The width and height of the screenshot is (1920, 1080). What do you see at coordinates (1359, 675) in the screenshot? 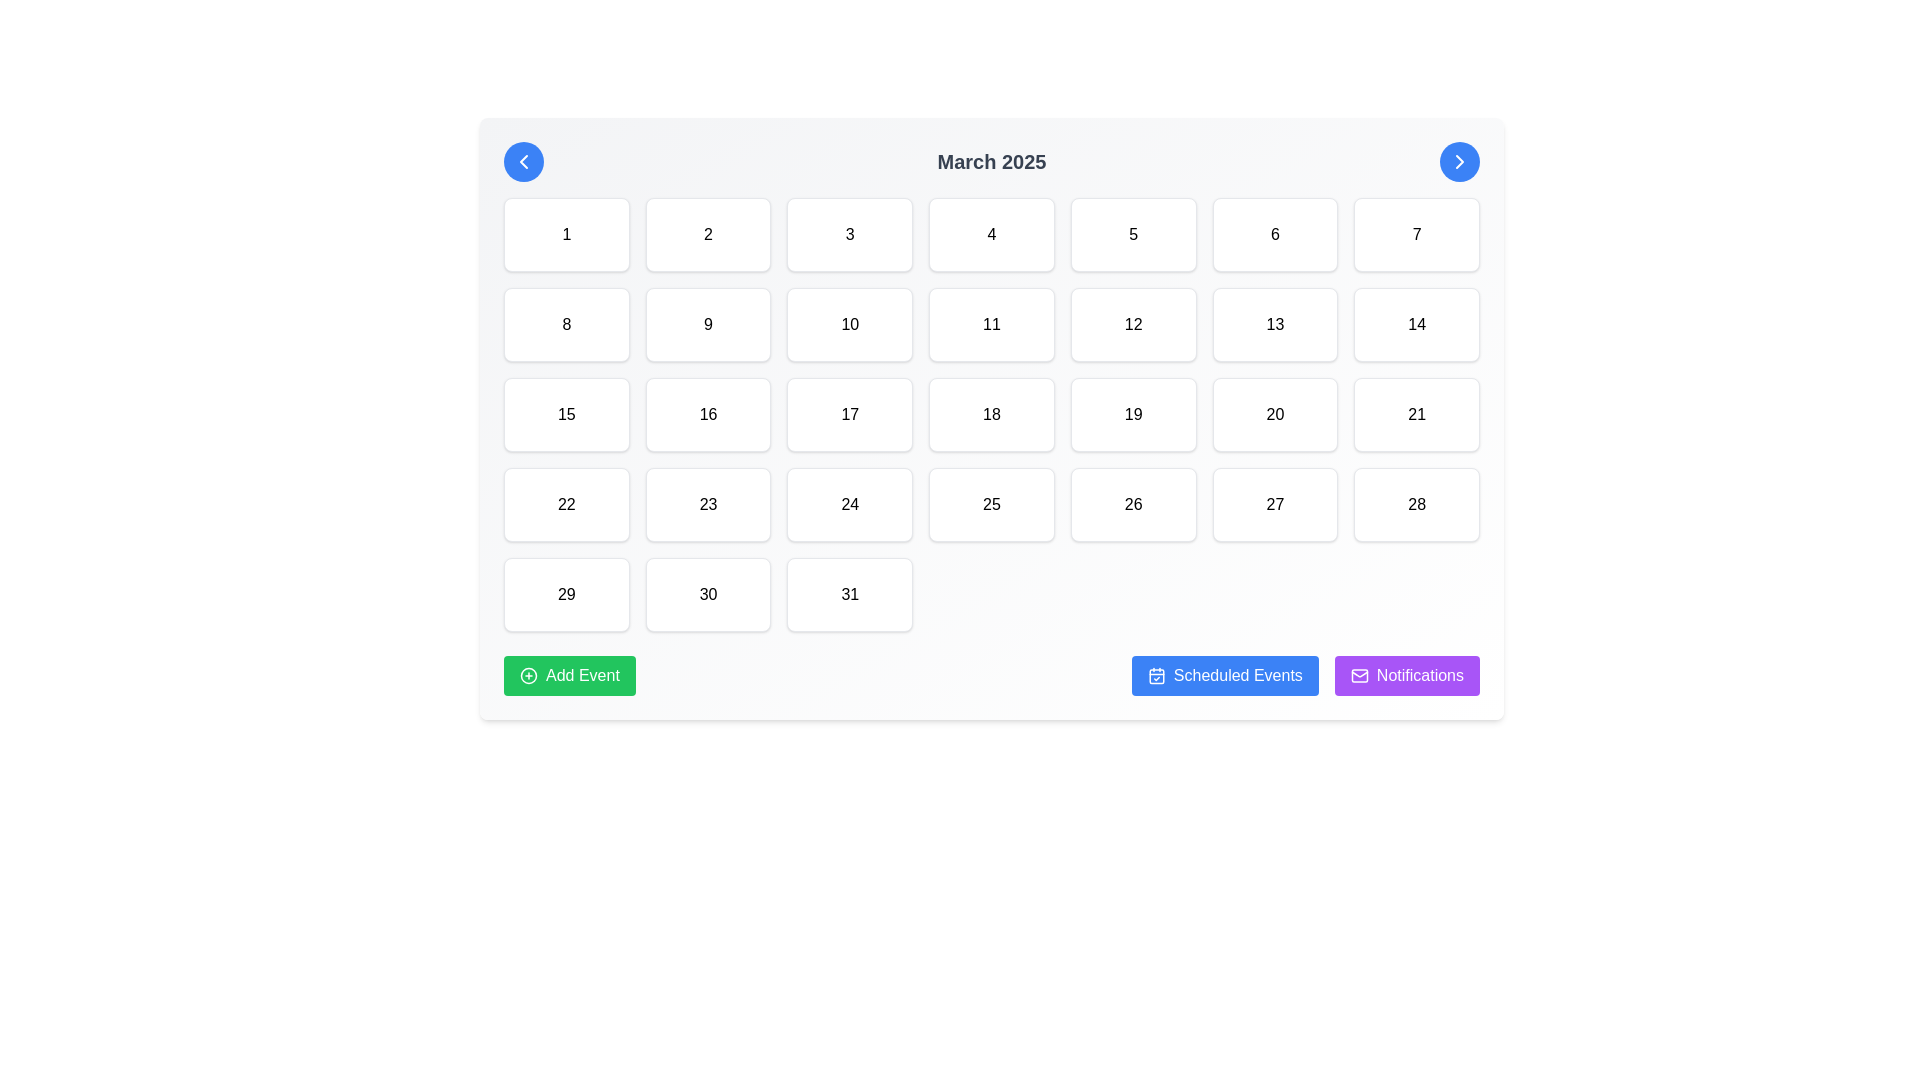
I see `the decorative SVG component within the 'Notifications' button located at the bottom-right corner of the calendar interface` at bounding box center [1359, 675].